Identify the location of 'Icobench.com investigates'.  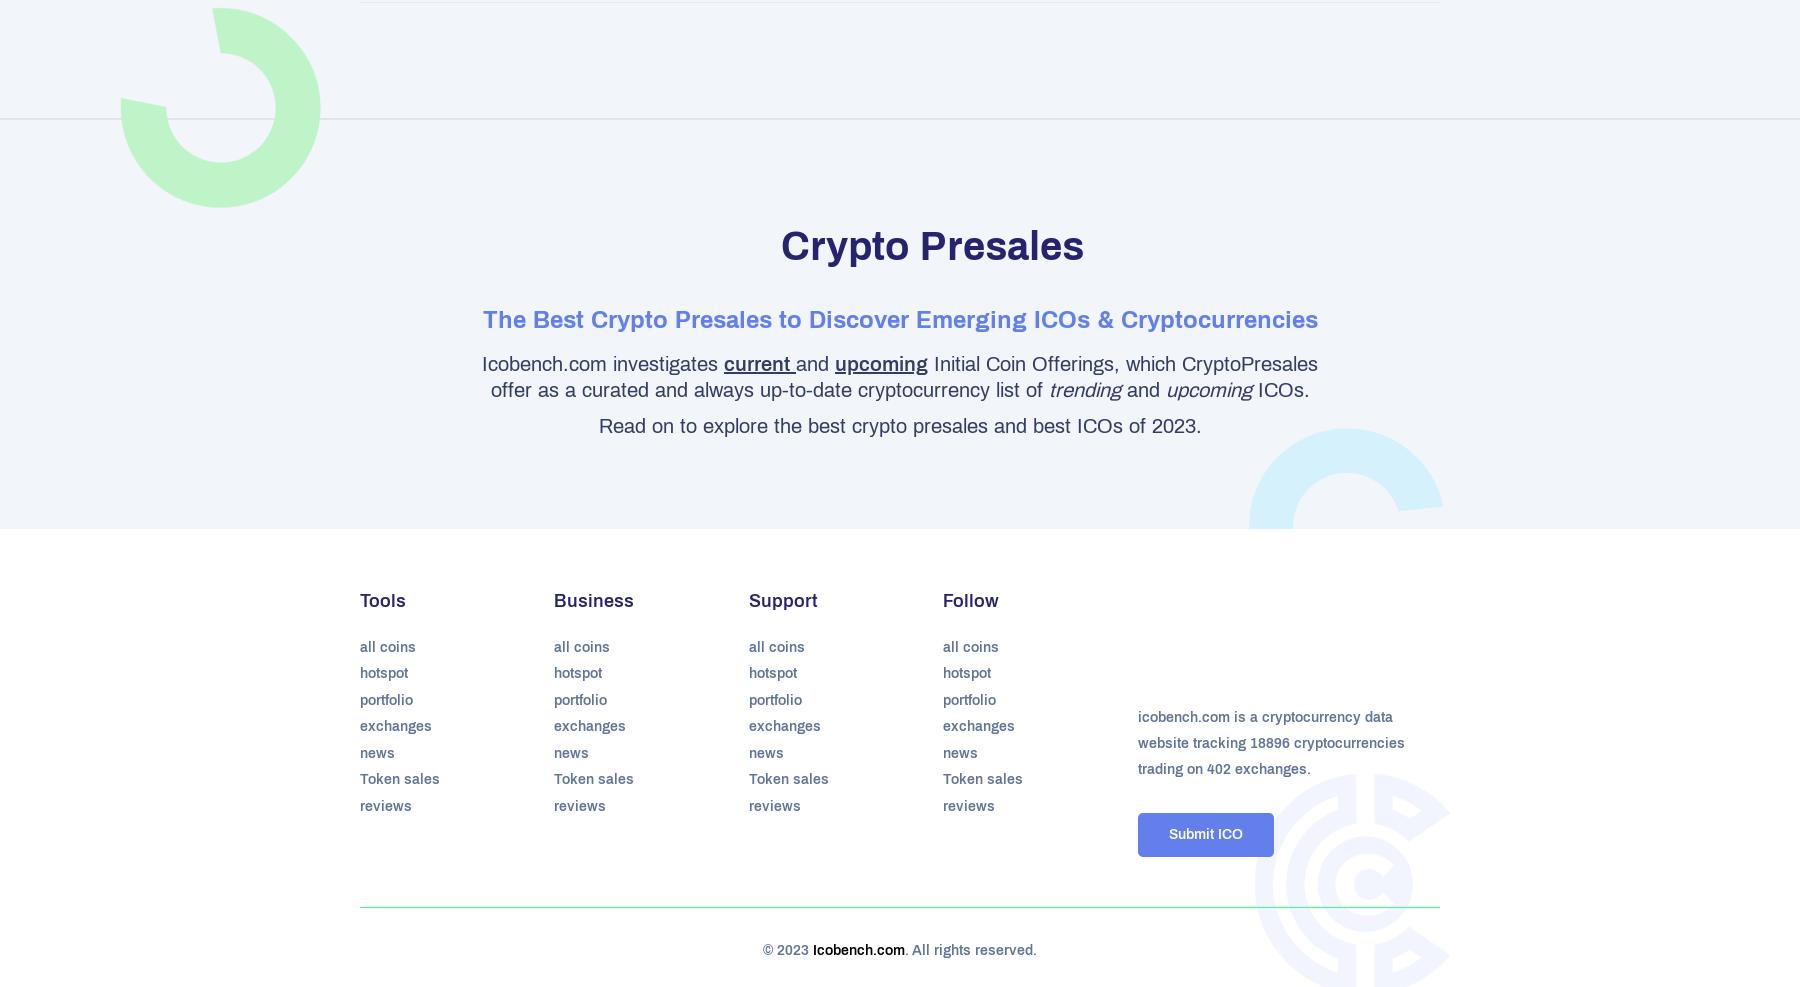
(603, 364).